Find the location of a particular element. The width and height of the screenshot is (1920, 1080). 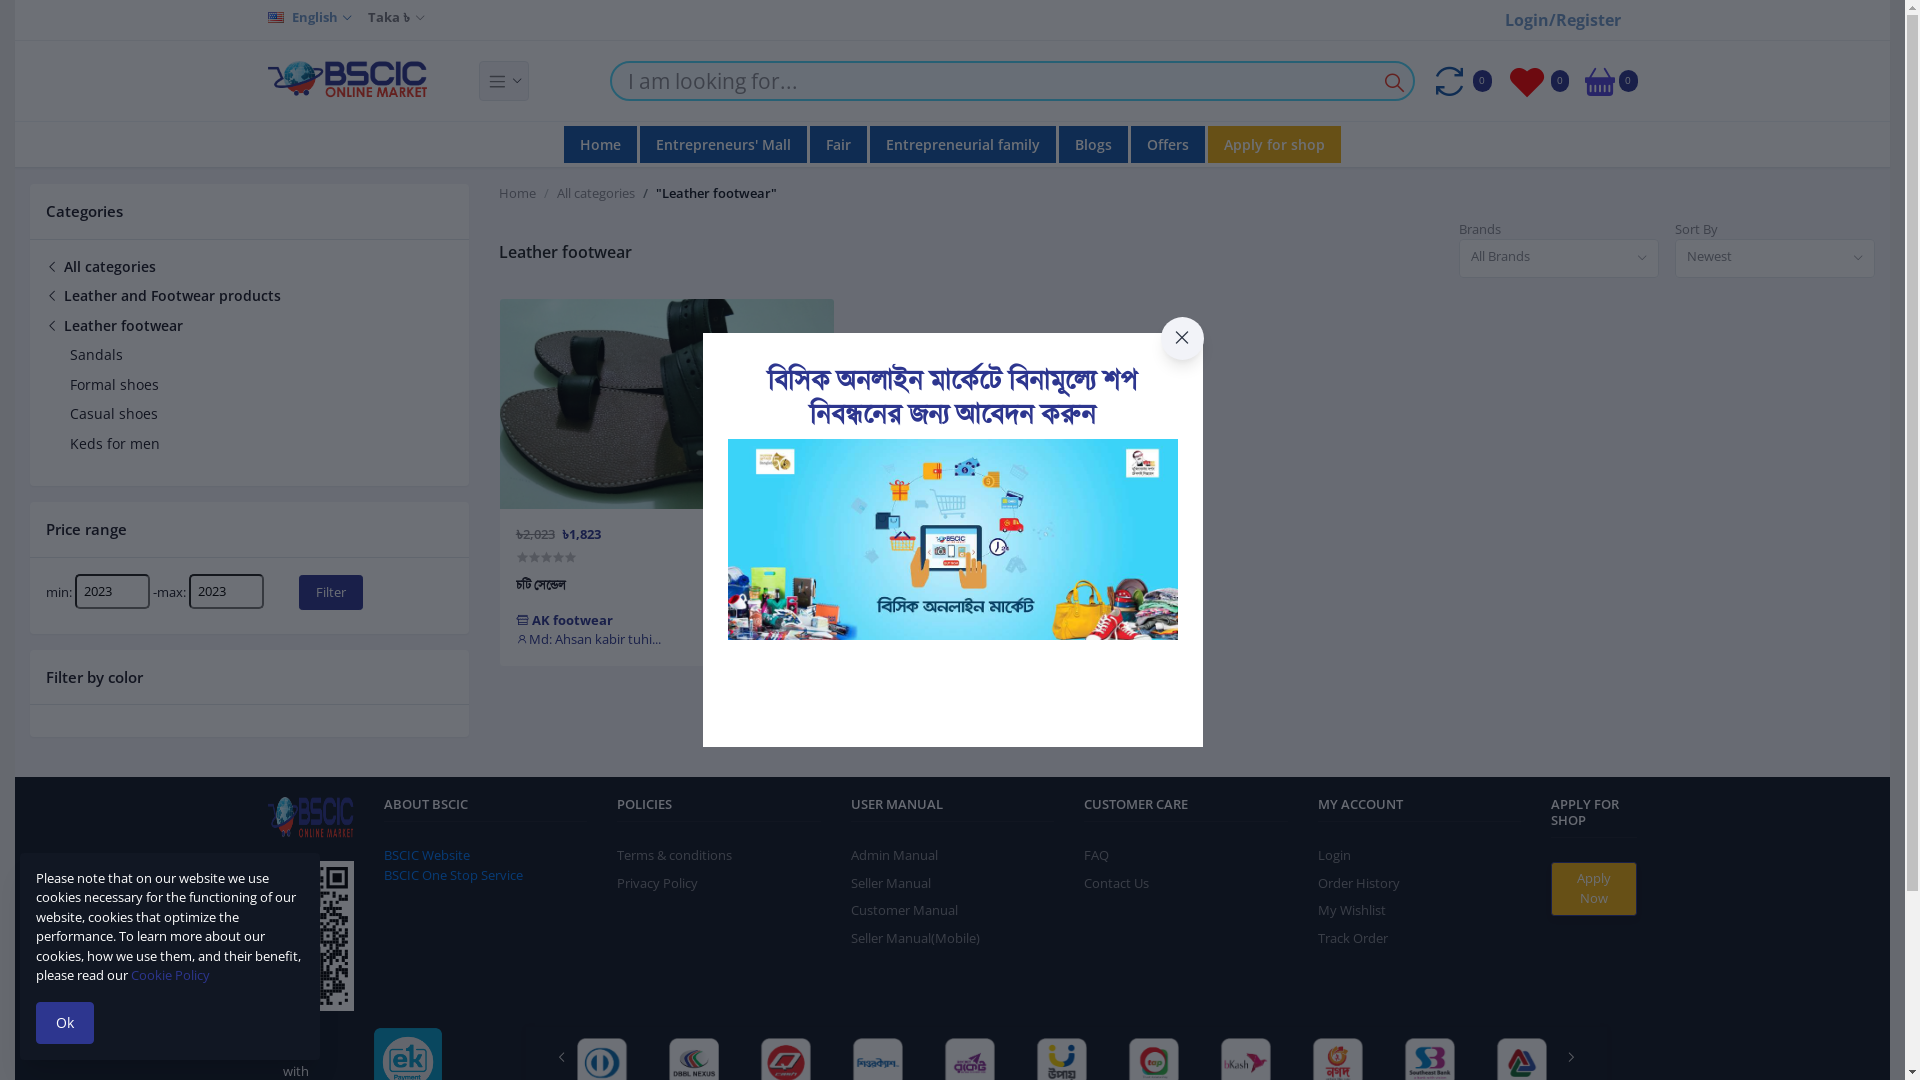

'Entrepreneurial family' is located at coordinates (963, 143).